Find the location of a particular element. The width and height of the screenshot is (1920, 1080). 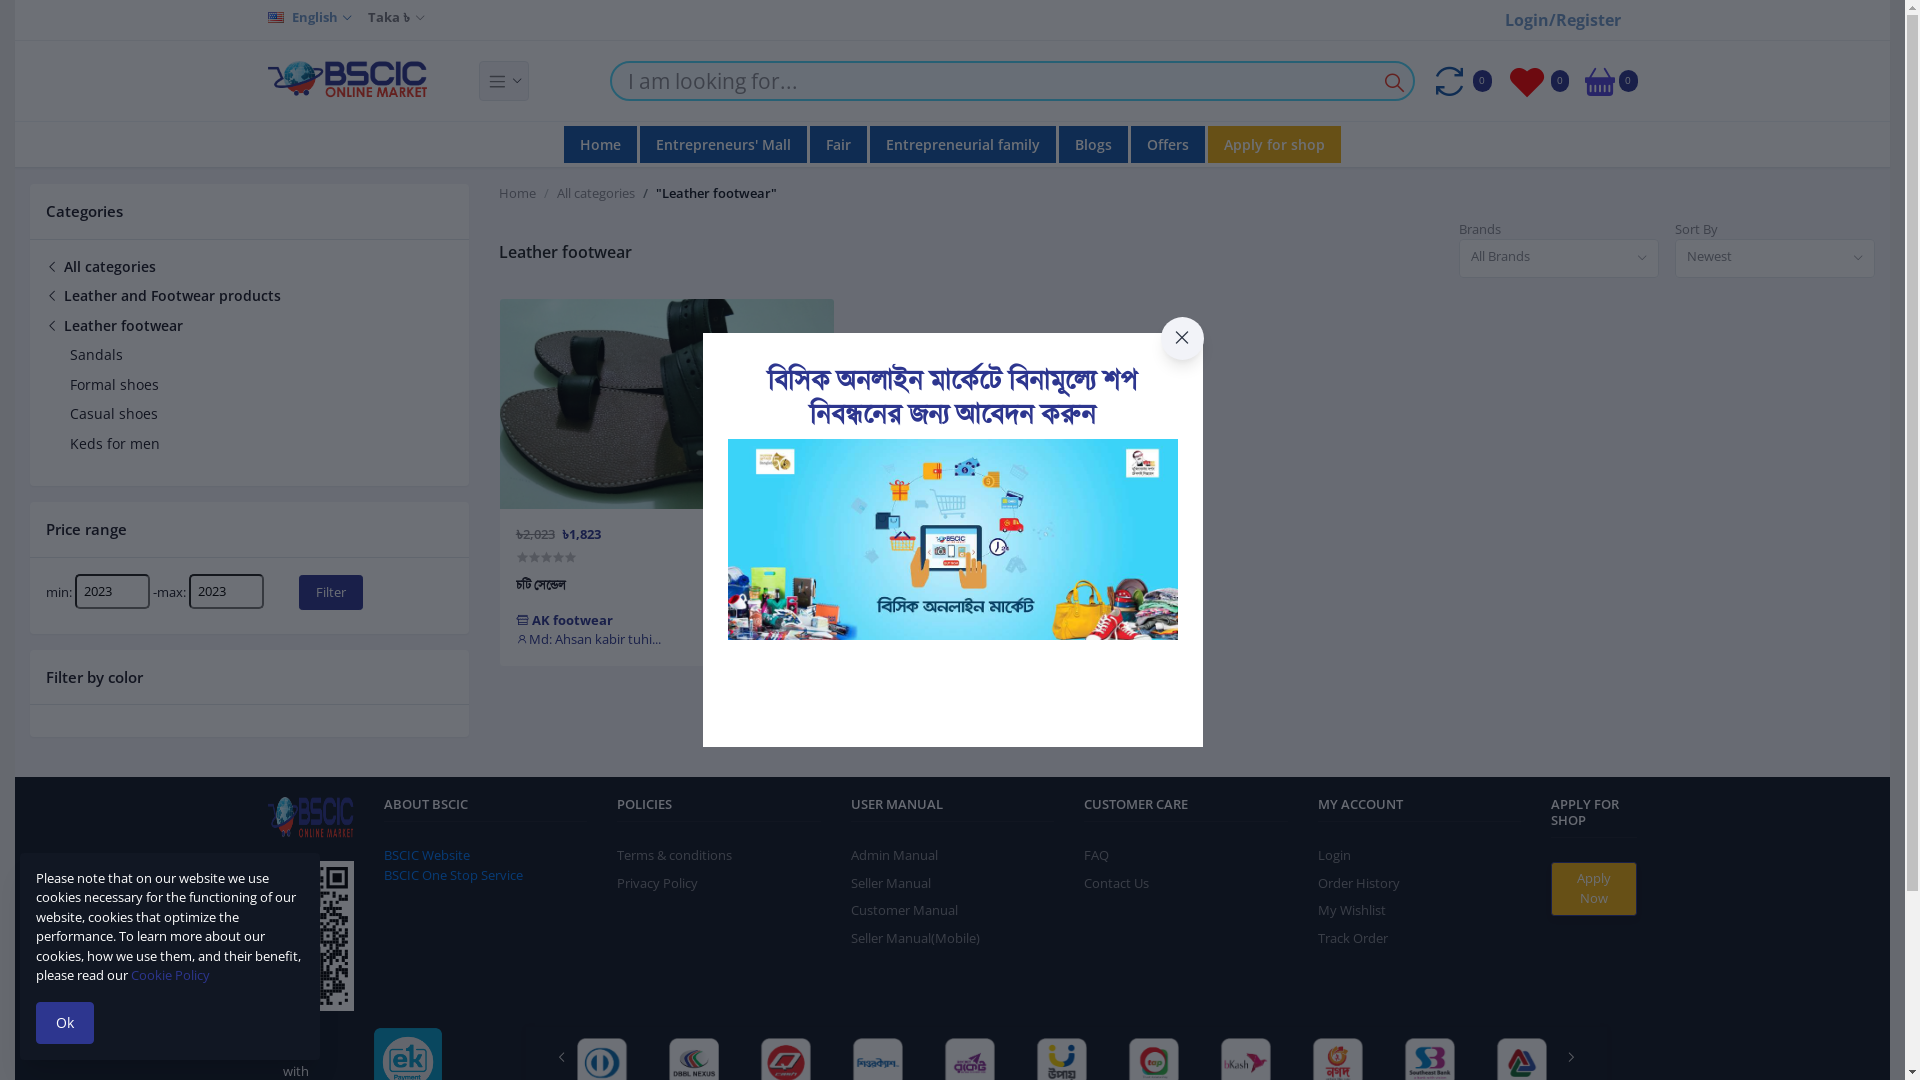

'Entrepreneurial family' is located at coordinates (963, 143).